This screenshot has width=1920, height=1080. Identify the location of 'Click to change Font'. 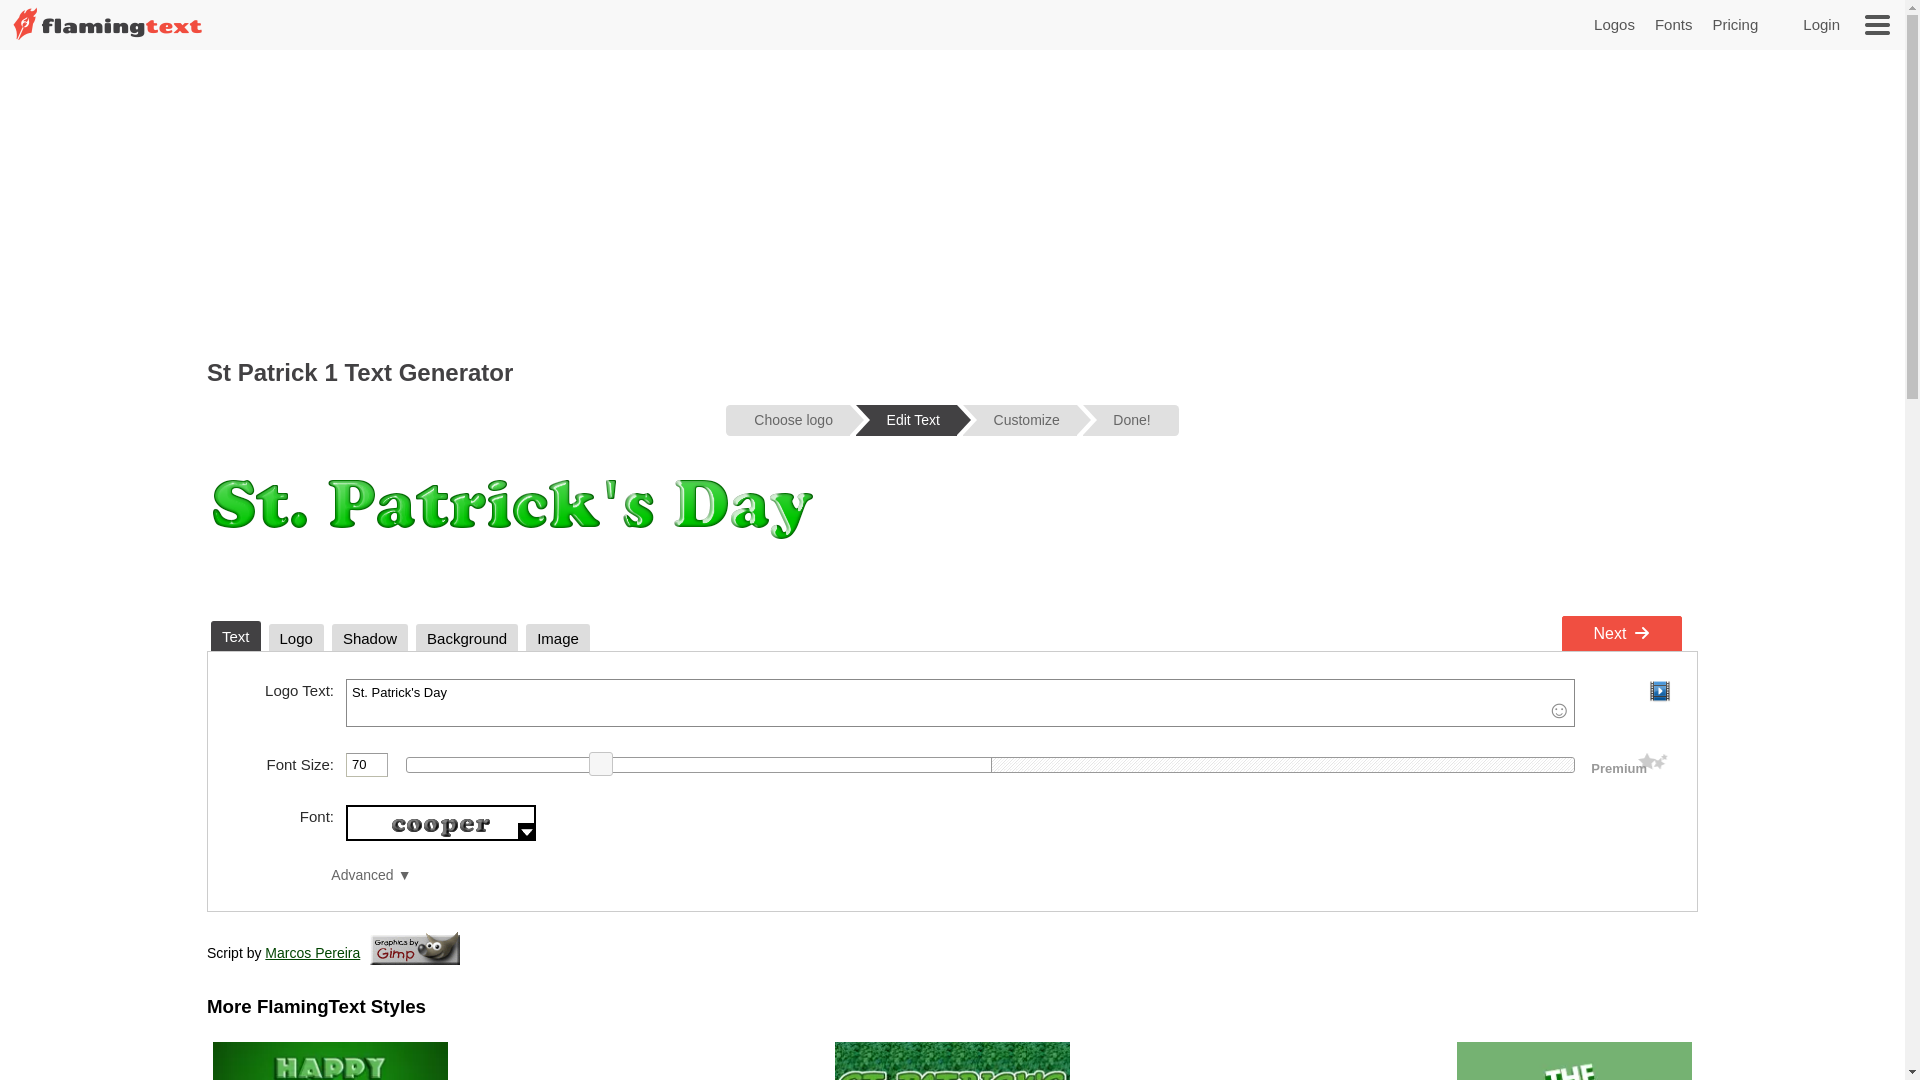
(440, 822).